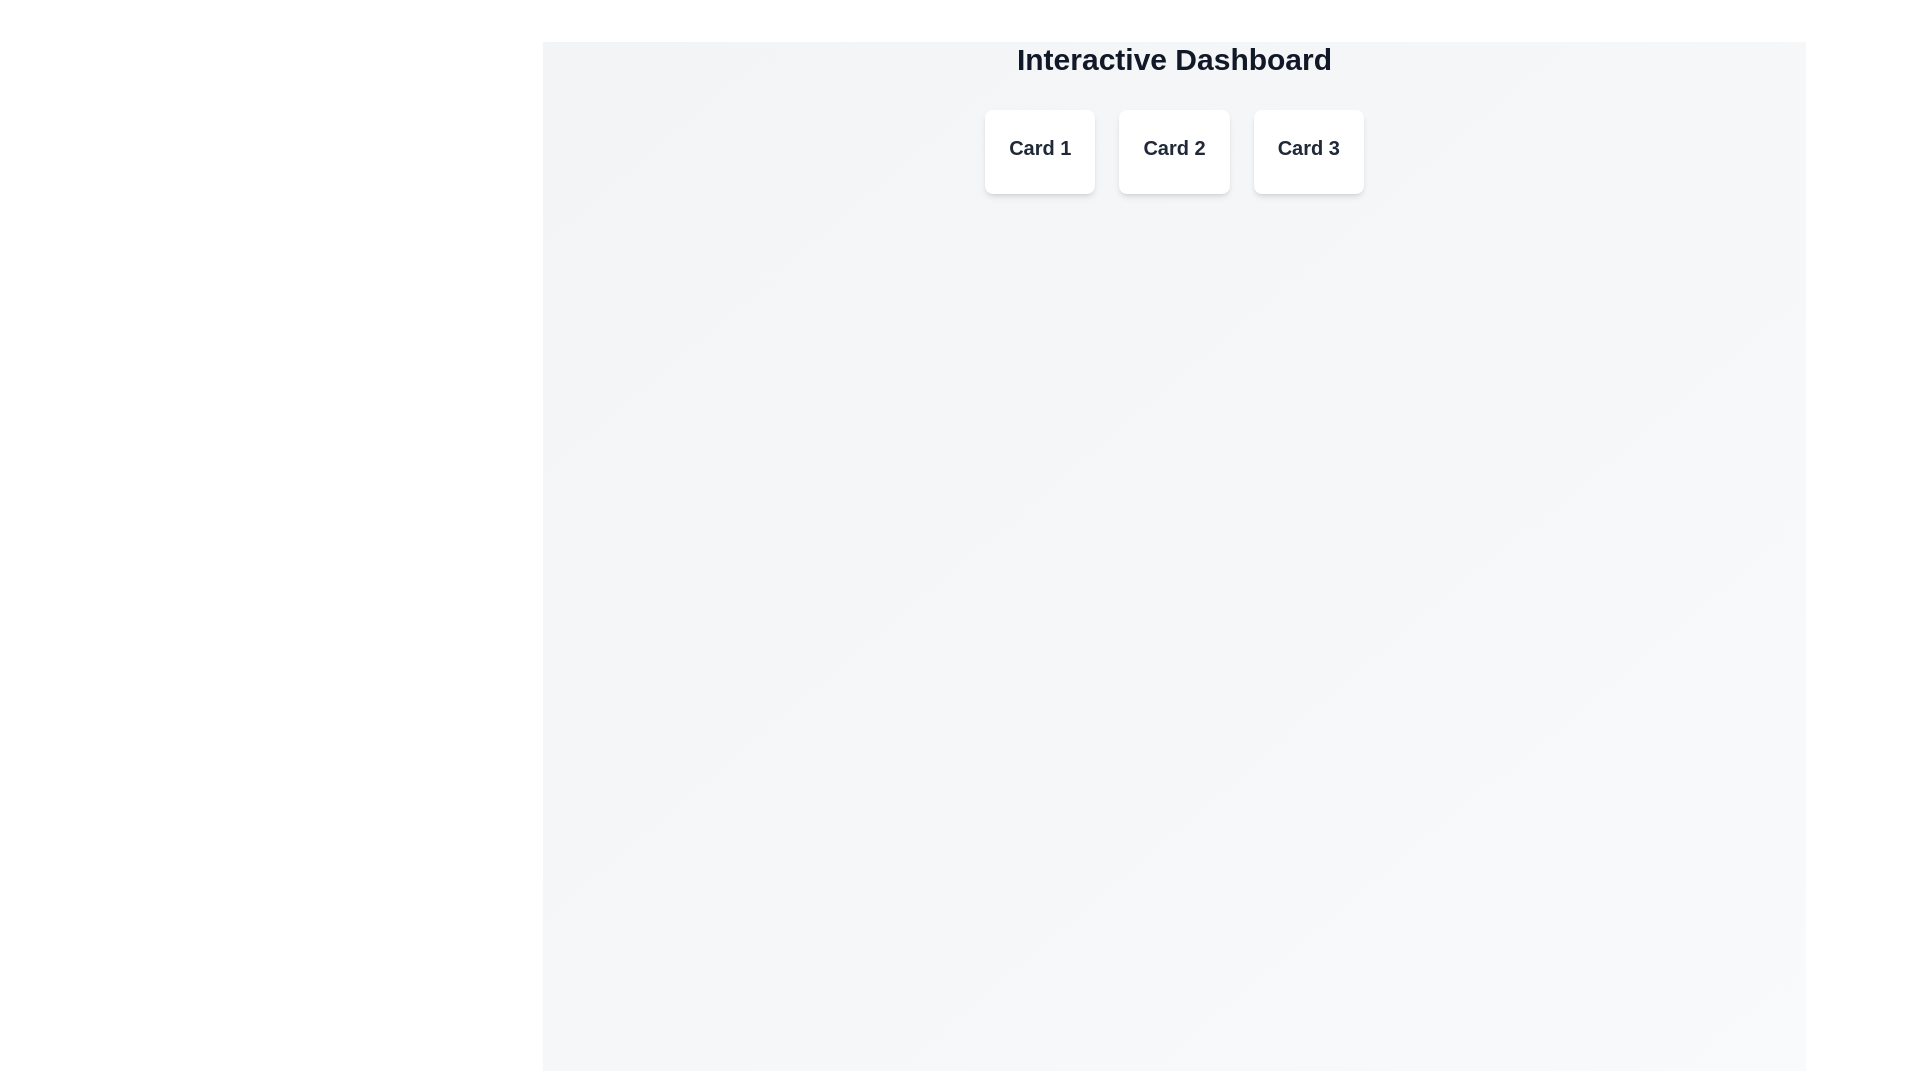 This screenshot has width=1920, height=1080. I want to click on the static text label 'Card 1' which identifies the first card component in the dashboard interface, so click(1040, 146).